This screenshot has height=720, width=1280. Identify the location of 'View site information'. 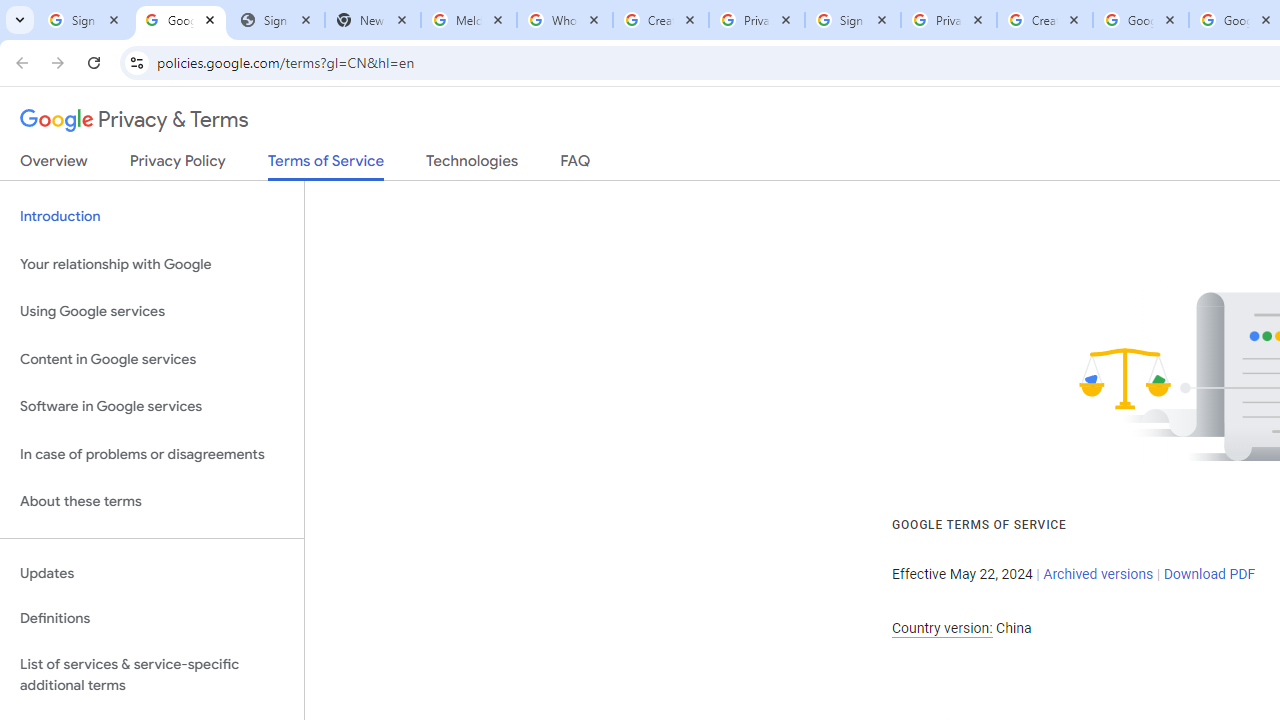
(135, 61).